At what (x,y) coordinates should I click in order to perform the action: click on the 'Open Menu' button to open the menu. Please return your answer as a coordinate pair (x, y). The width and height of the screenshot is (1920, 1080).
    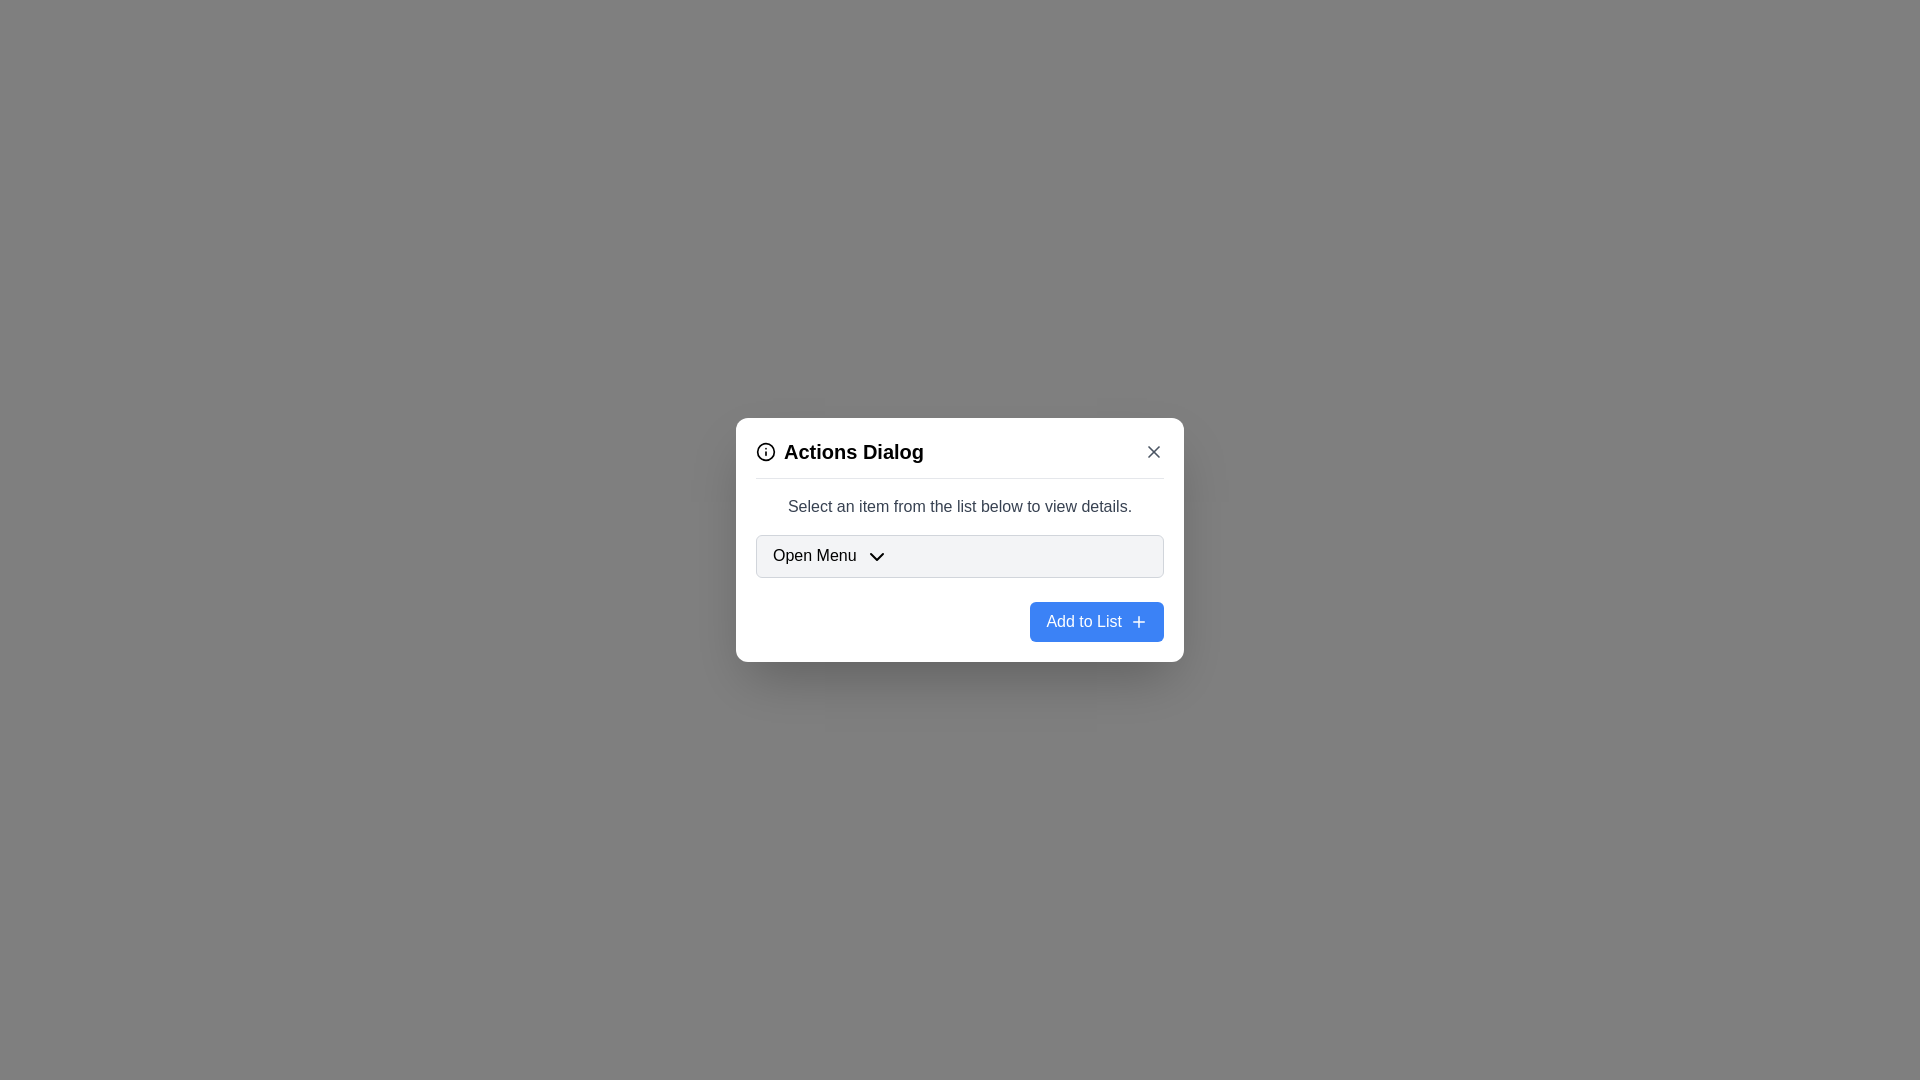
    Looking at the image, I should click on (960, 555).